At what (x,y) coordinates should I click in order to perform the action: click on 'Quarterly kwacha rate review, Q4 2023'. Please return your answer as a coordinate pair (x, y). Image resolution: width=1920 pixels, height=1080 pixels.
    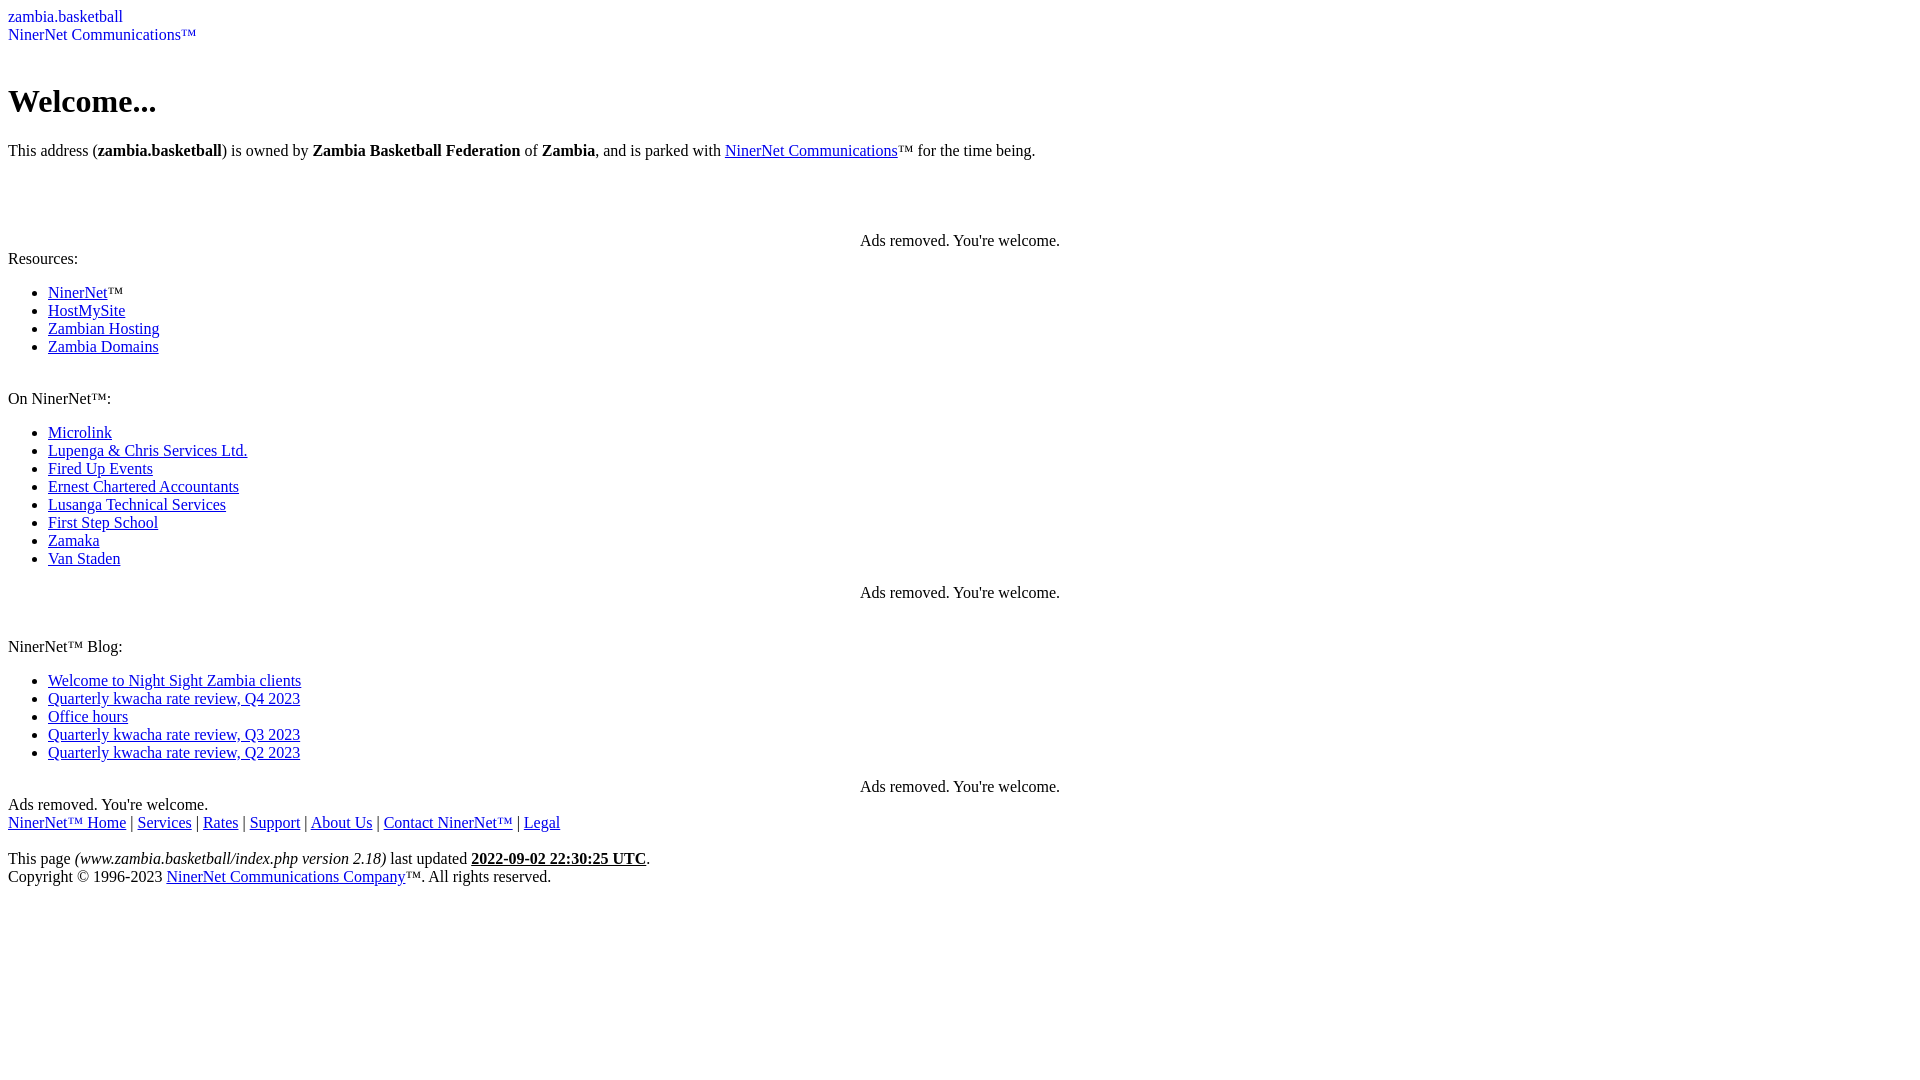
    Looking at the image, I should click on (173, 697).